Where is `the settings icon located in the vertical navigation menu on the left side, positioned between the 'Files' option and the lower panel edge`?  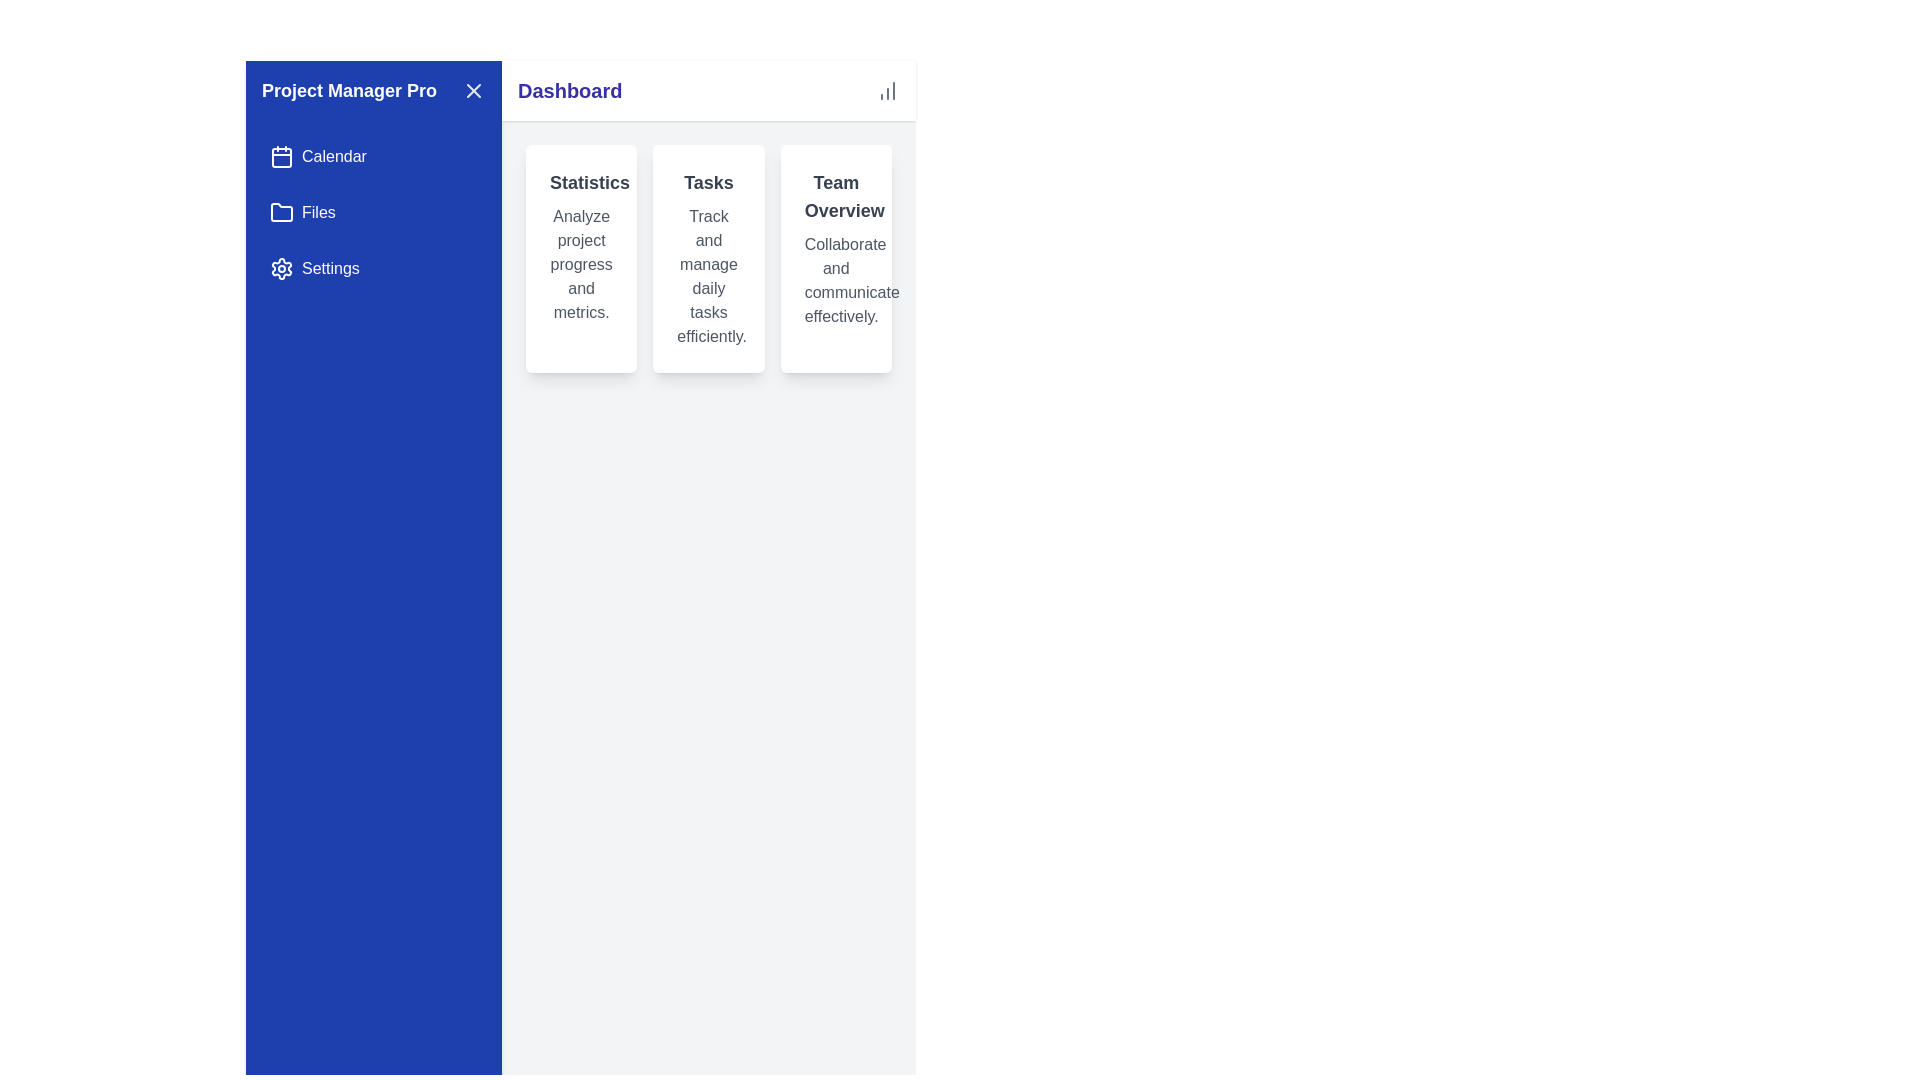
the settings icon located in the vertical navigation menu on the left side, positioned between the 'Files' option and the lower panel edge is located at coordinates (281, 268).